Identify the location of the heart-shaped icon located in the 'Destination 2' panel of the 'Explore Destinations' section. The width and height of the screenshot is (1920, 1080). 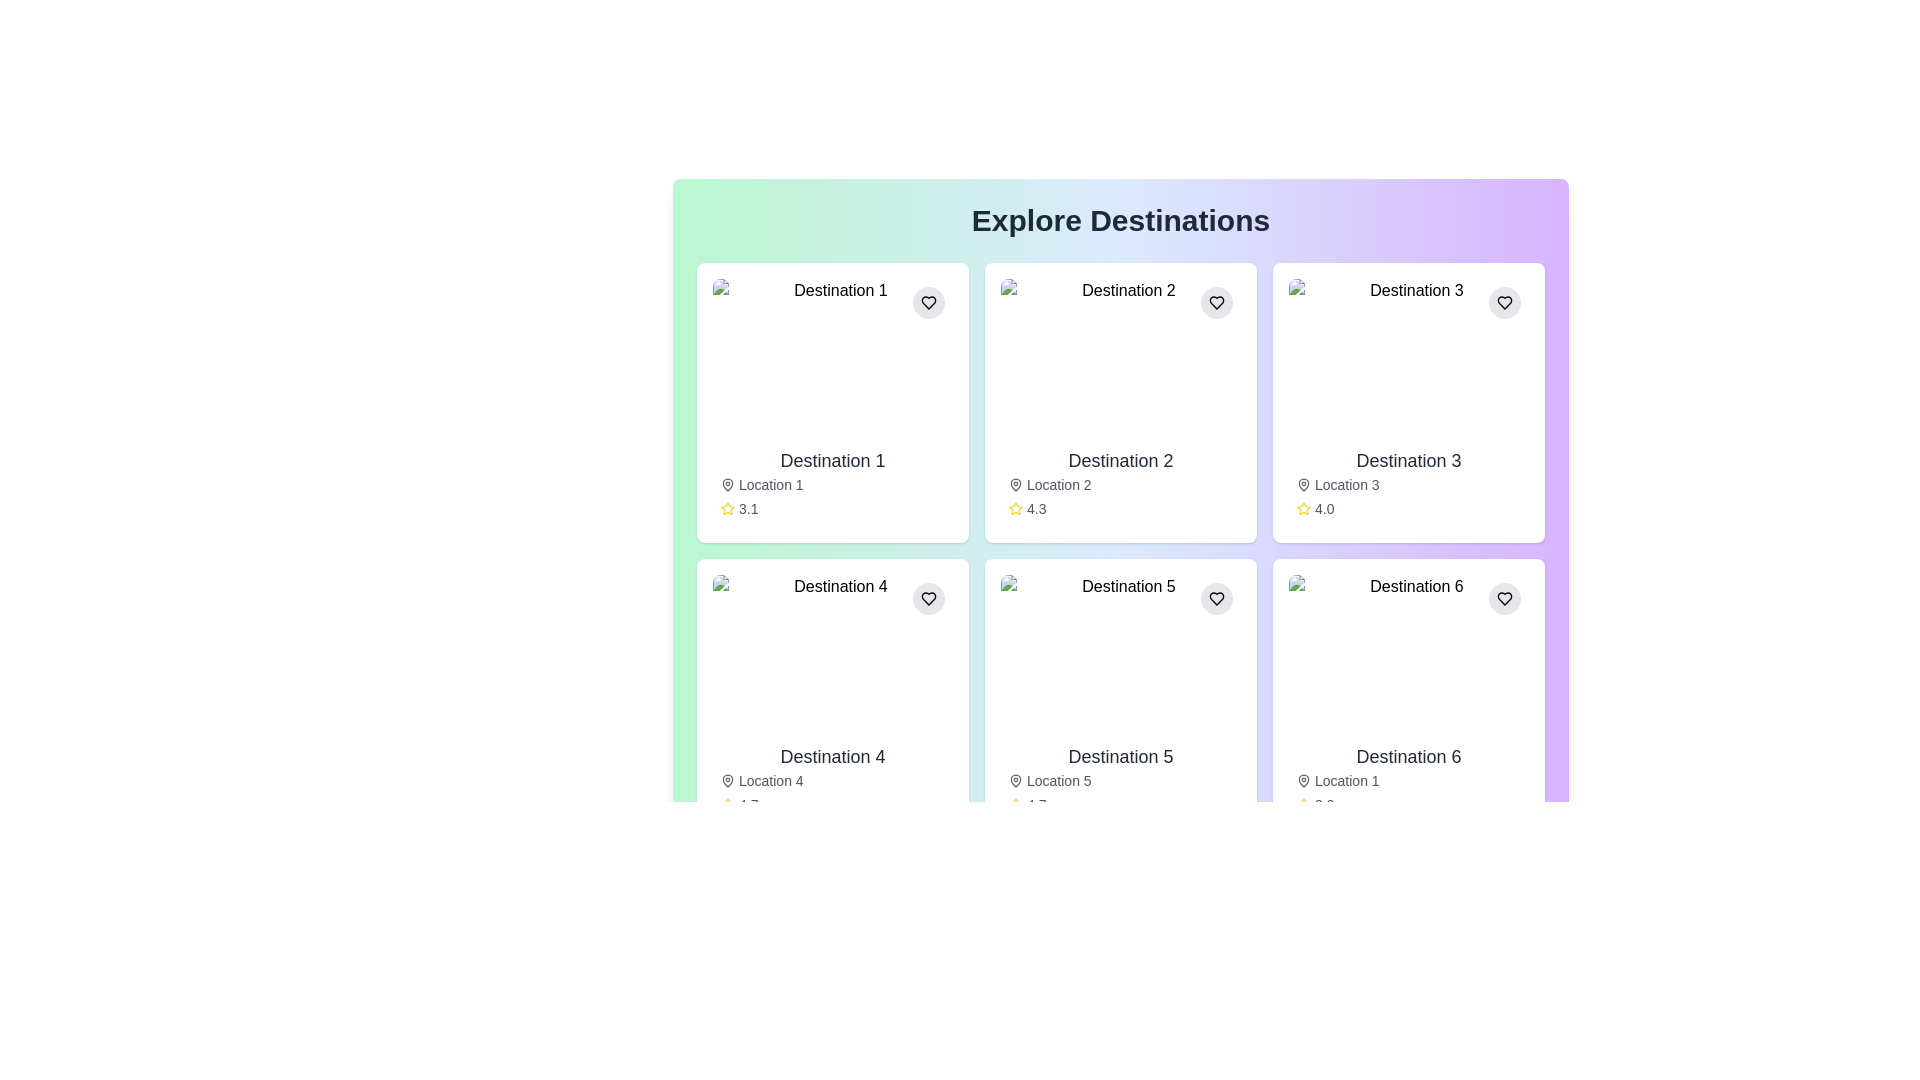
(1216, 303).